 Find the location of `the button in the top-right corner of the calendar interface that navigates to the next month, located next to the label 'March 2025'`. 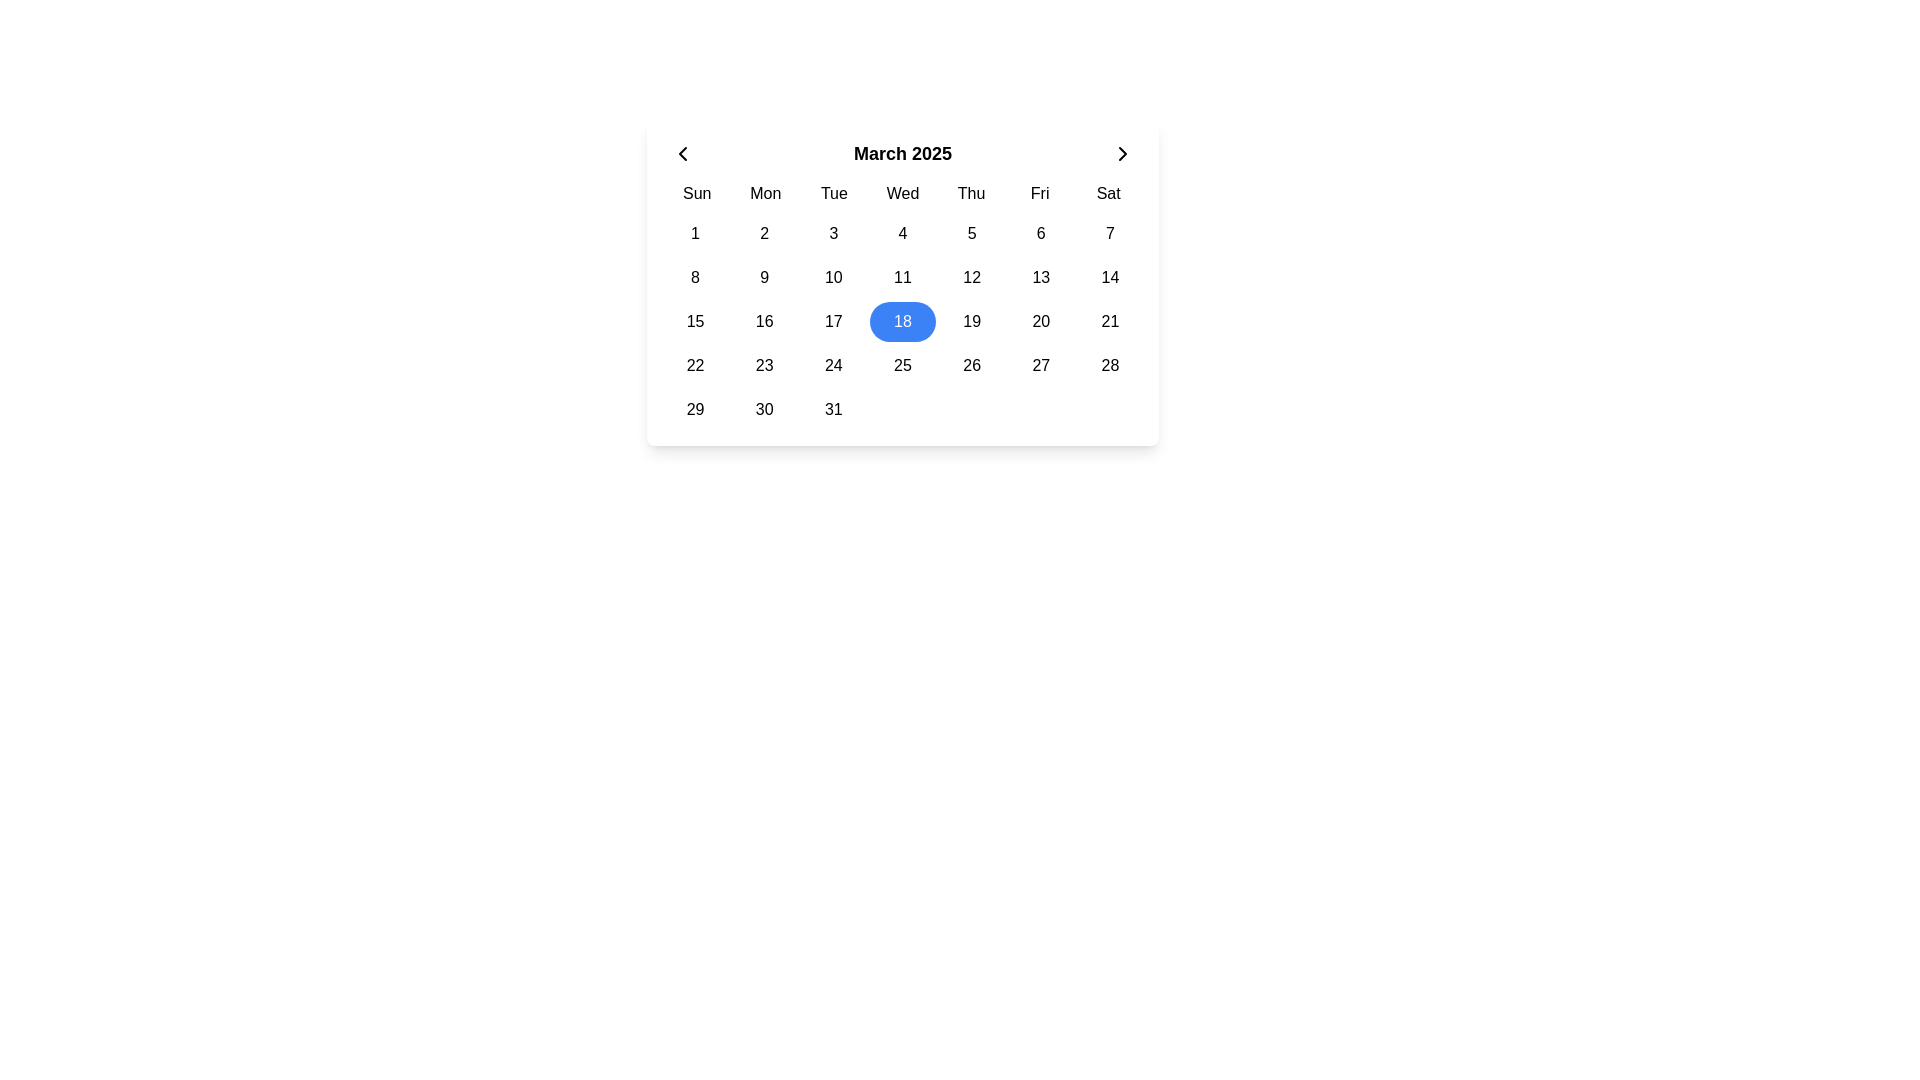

the button in the top-right corner of the calendar interface that navigates to the next month, located next to the label 'March 2025' is located at coordinates (1123, 153).